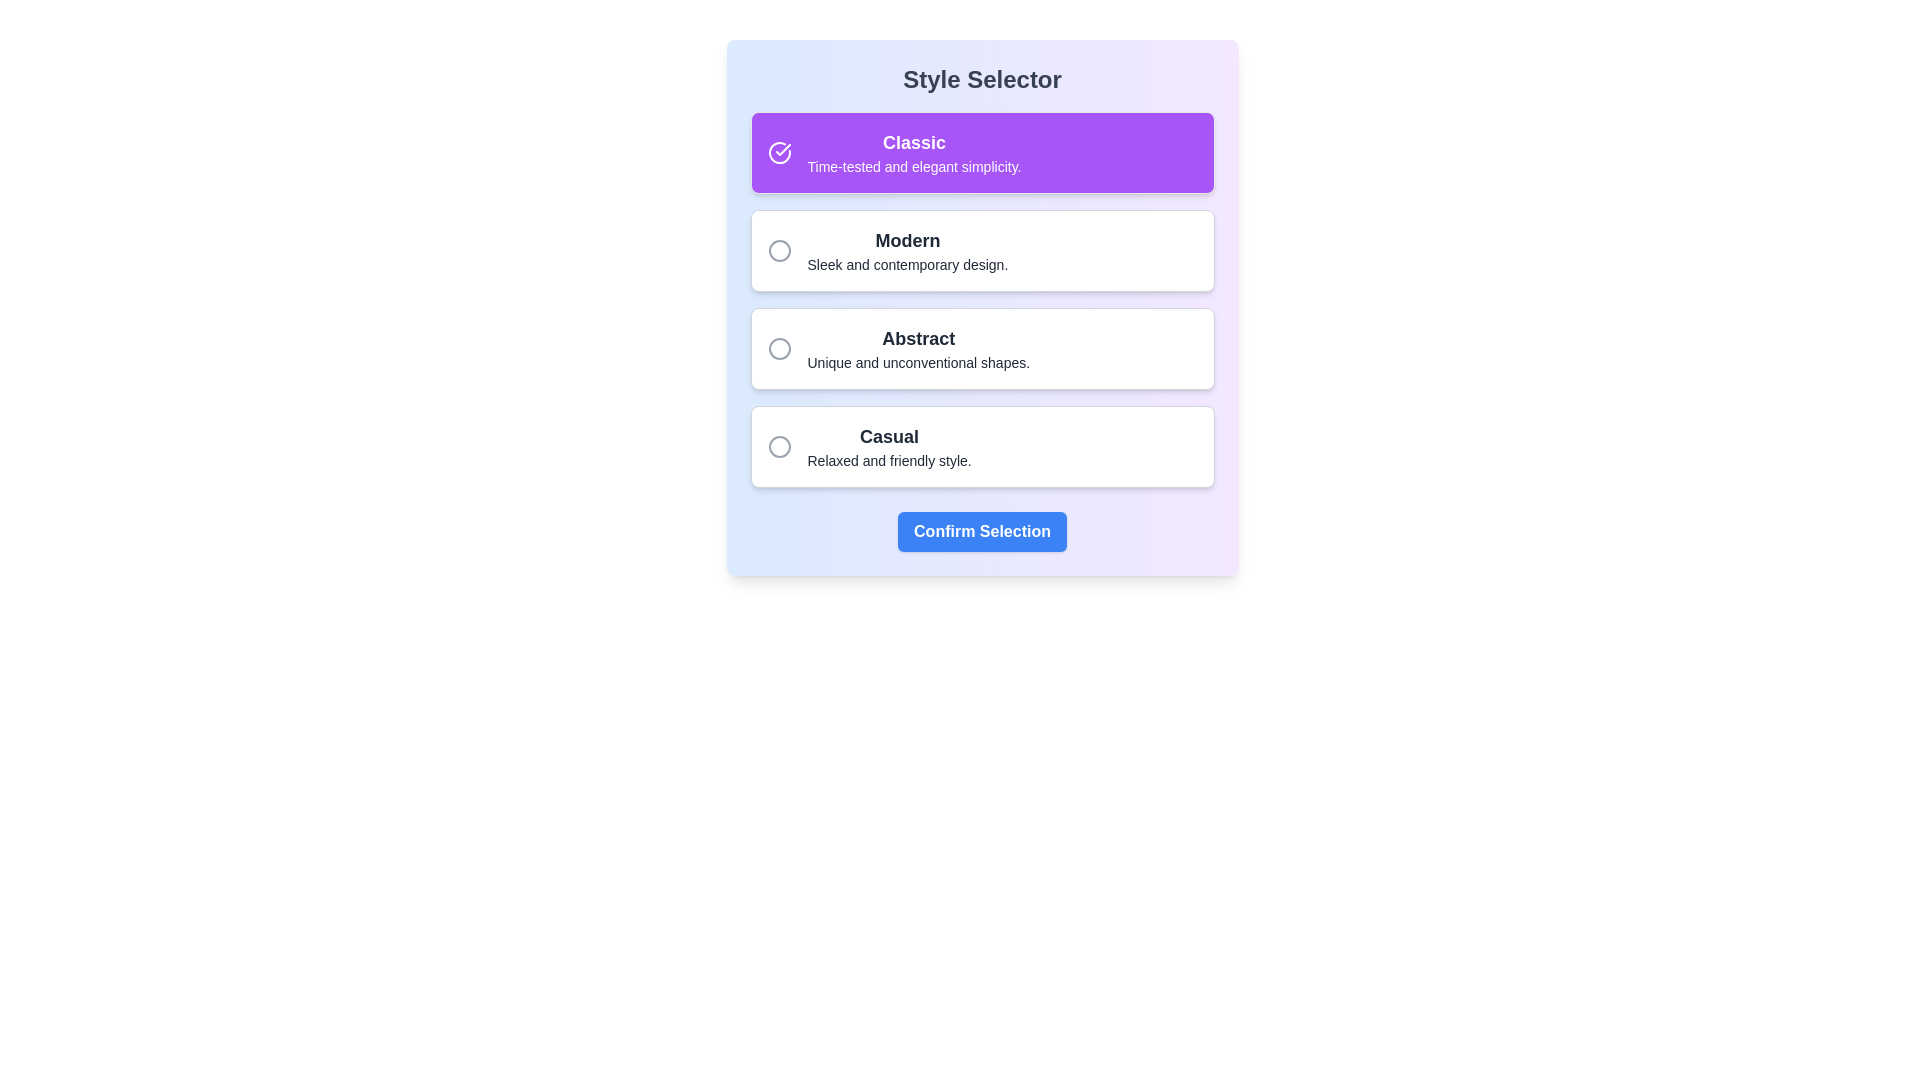 Image resolution: width=1920 pixels, height=1080 pixels. I want to click on the selection state icon indicating the 'Classic' style option in the style selector at the top of the options list, so click(778, 152).